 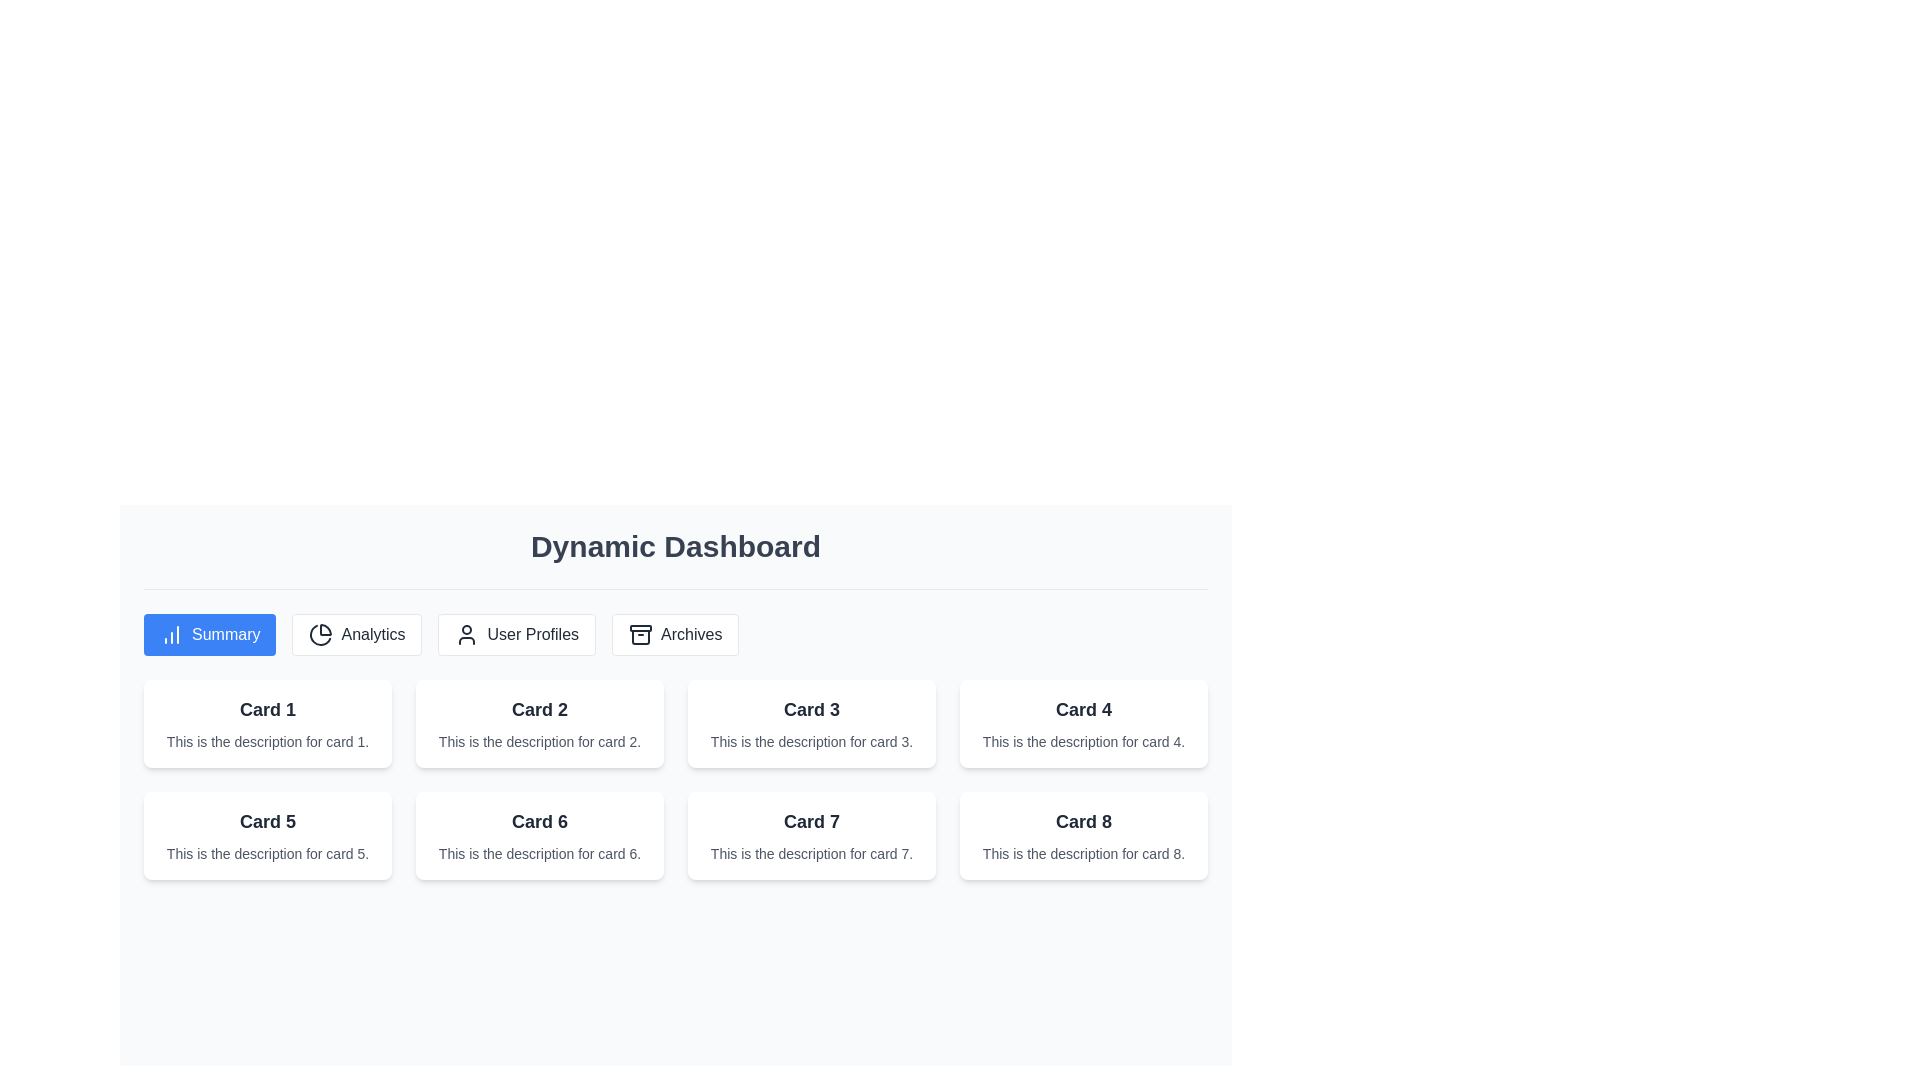 I want to click on the text label displaying 'Card 4', which is styled in bold dark gray and located at the top of the fourth card in a grid layout, so click(x=1083, y=708).